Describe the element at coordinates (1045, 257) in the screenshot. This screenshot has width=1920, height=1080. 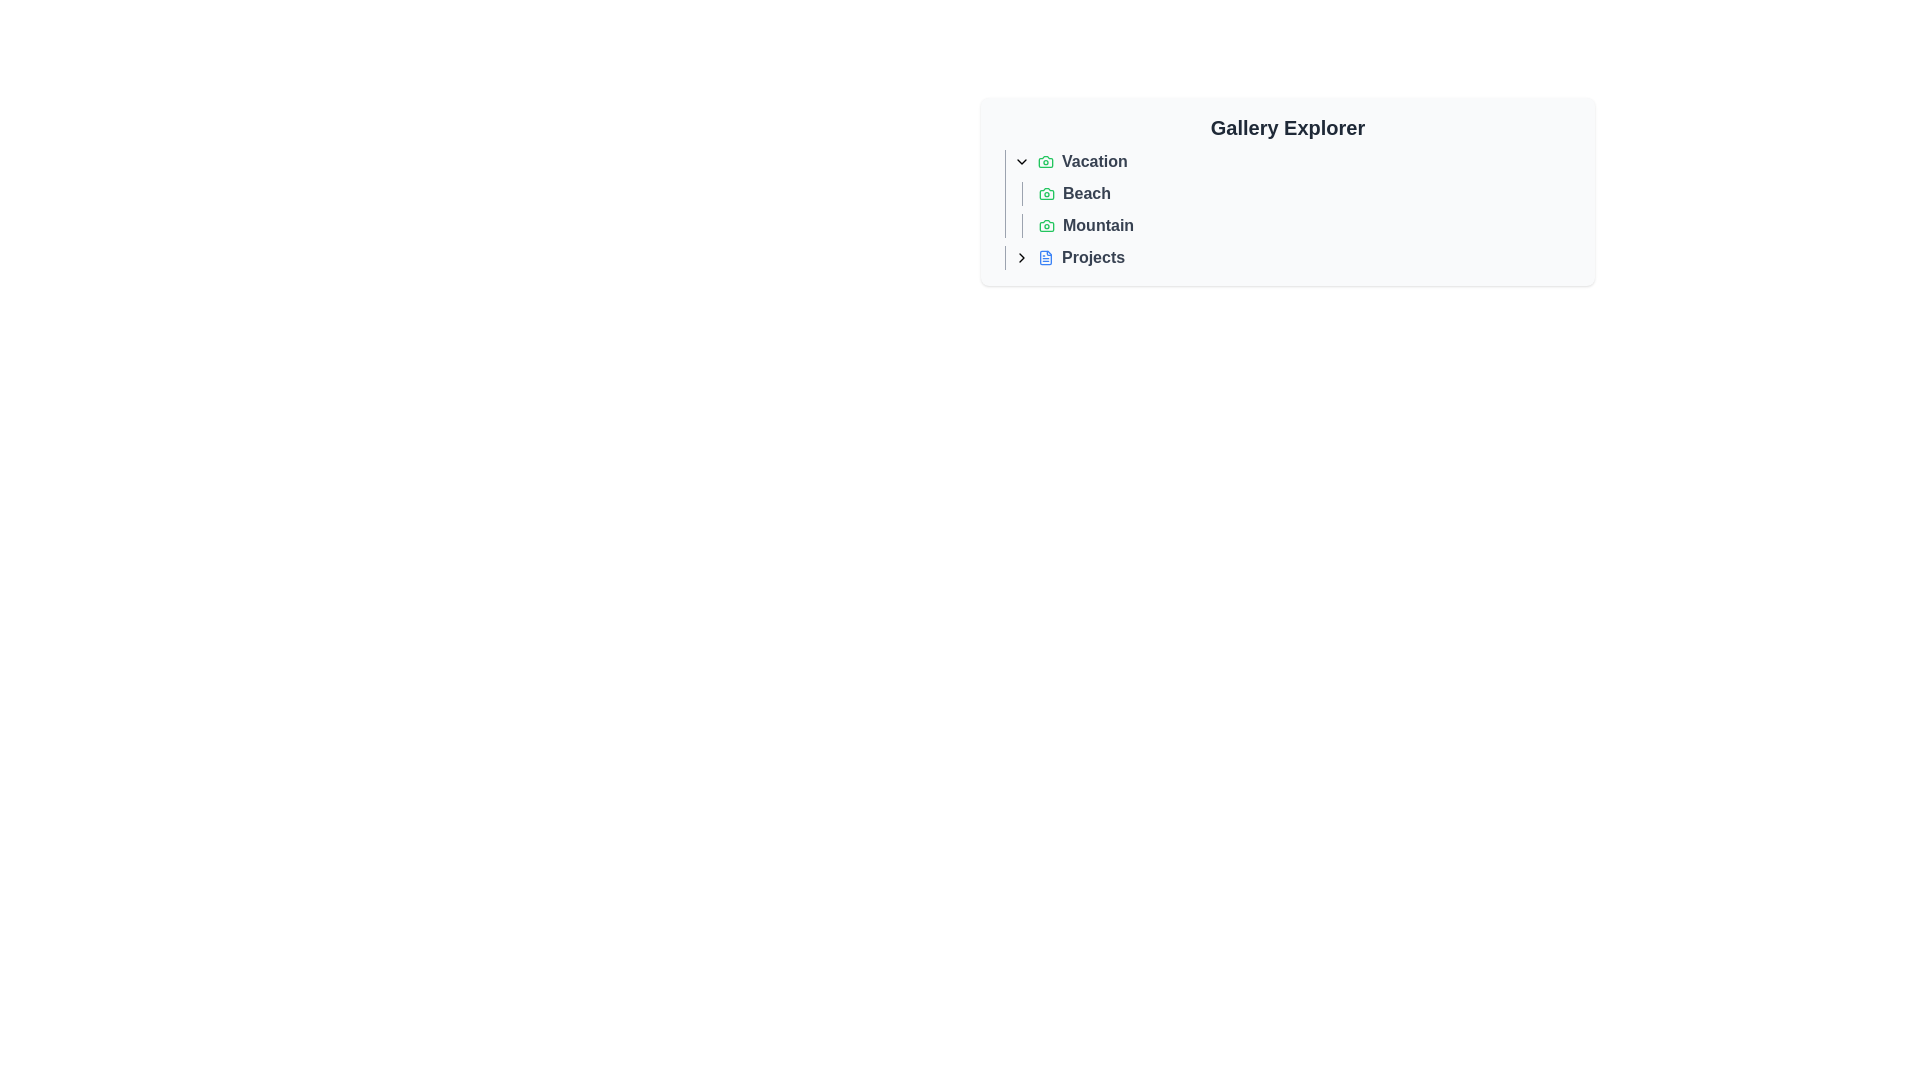
I see `the icon associated with 'Projects'` at that location.